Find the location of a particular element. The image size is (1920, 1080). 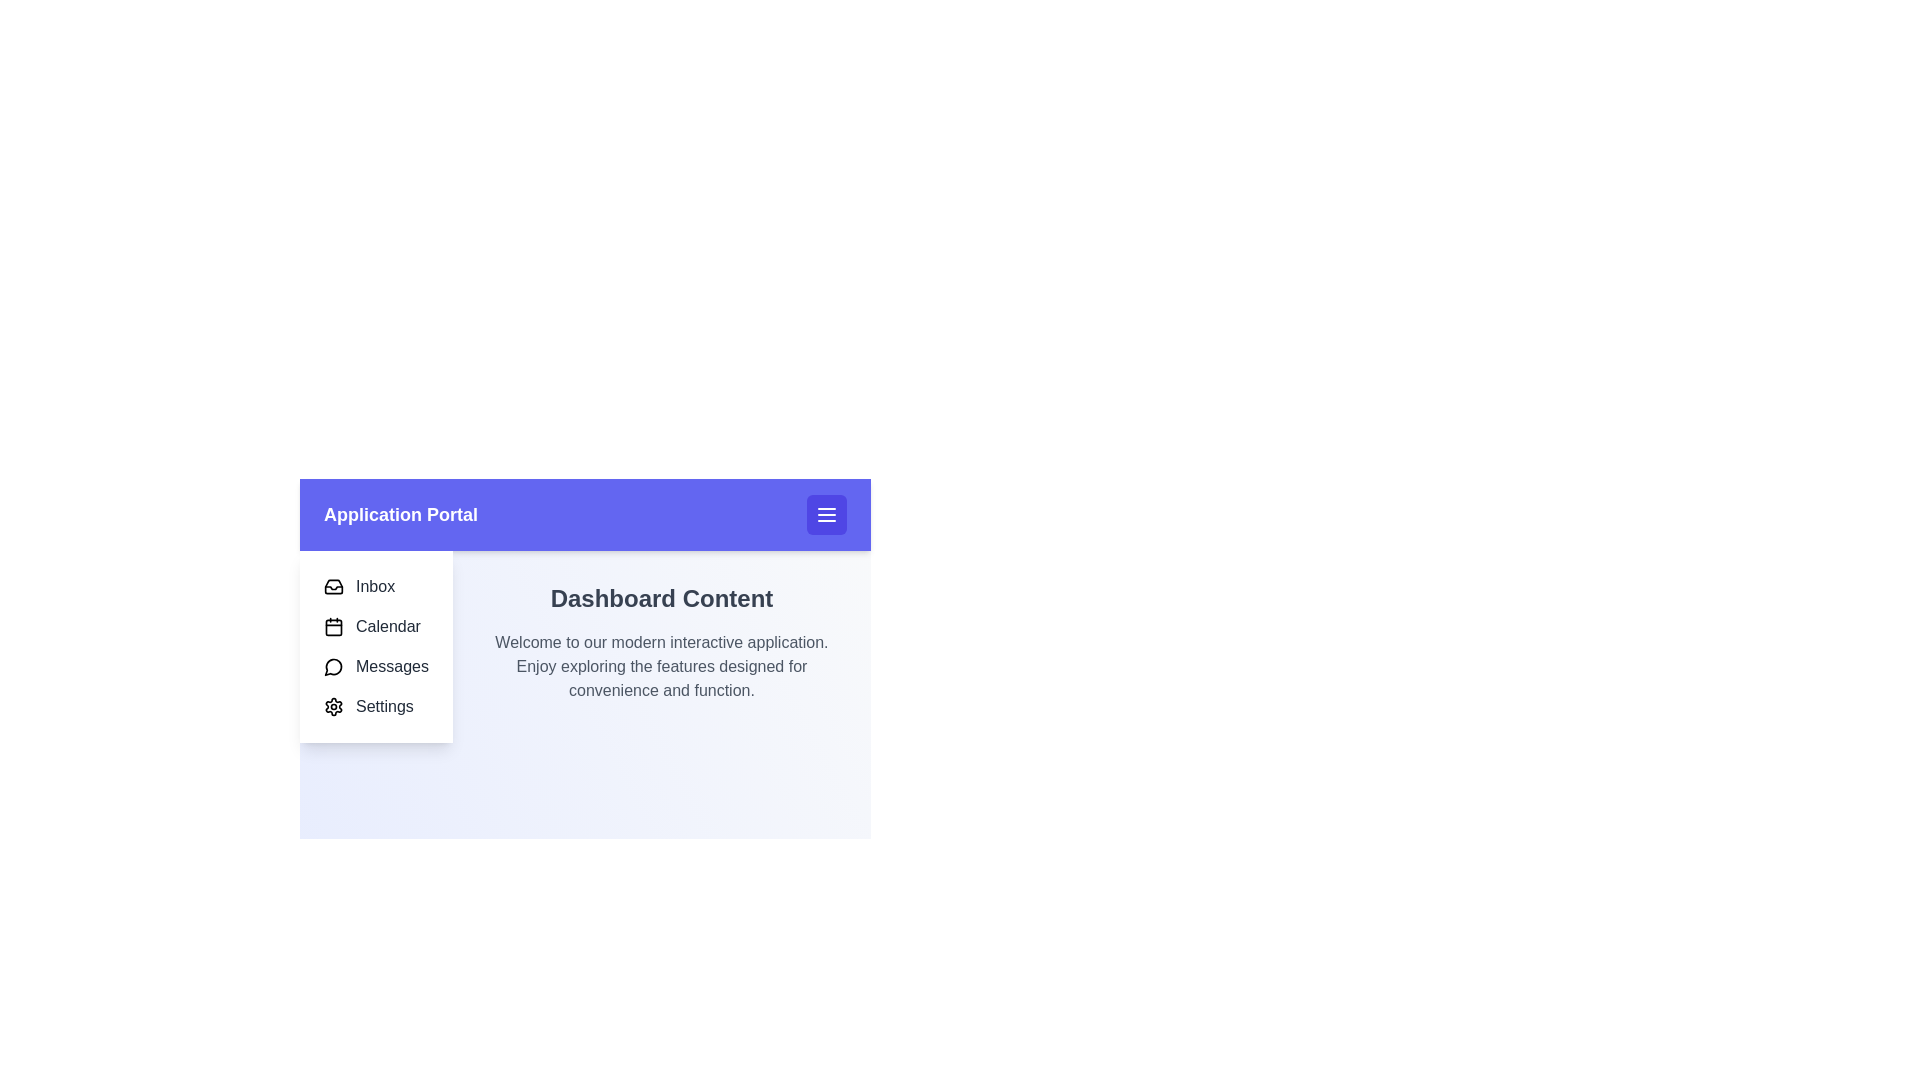

the rectangular graphic component within the calendar icon located in the left-hand navigation bar under the 'Calendar' label is located at coordinates (334, 626).